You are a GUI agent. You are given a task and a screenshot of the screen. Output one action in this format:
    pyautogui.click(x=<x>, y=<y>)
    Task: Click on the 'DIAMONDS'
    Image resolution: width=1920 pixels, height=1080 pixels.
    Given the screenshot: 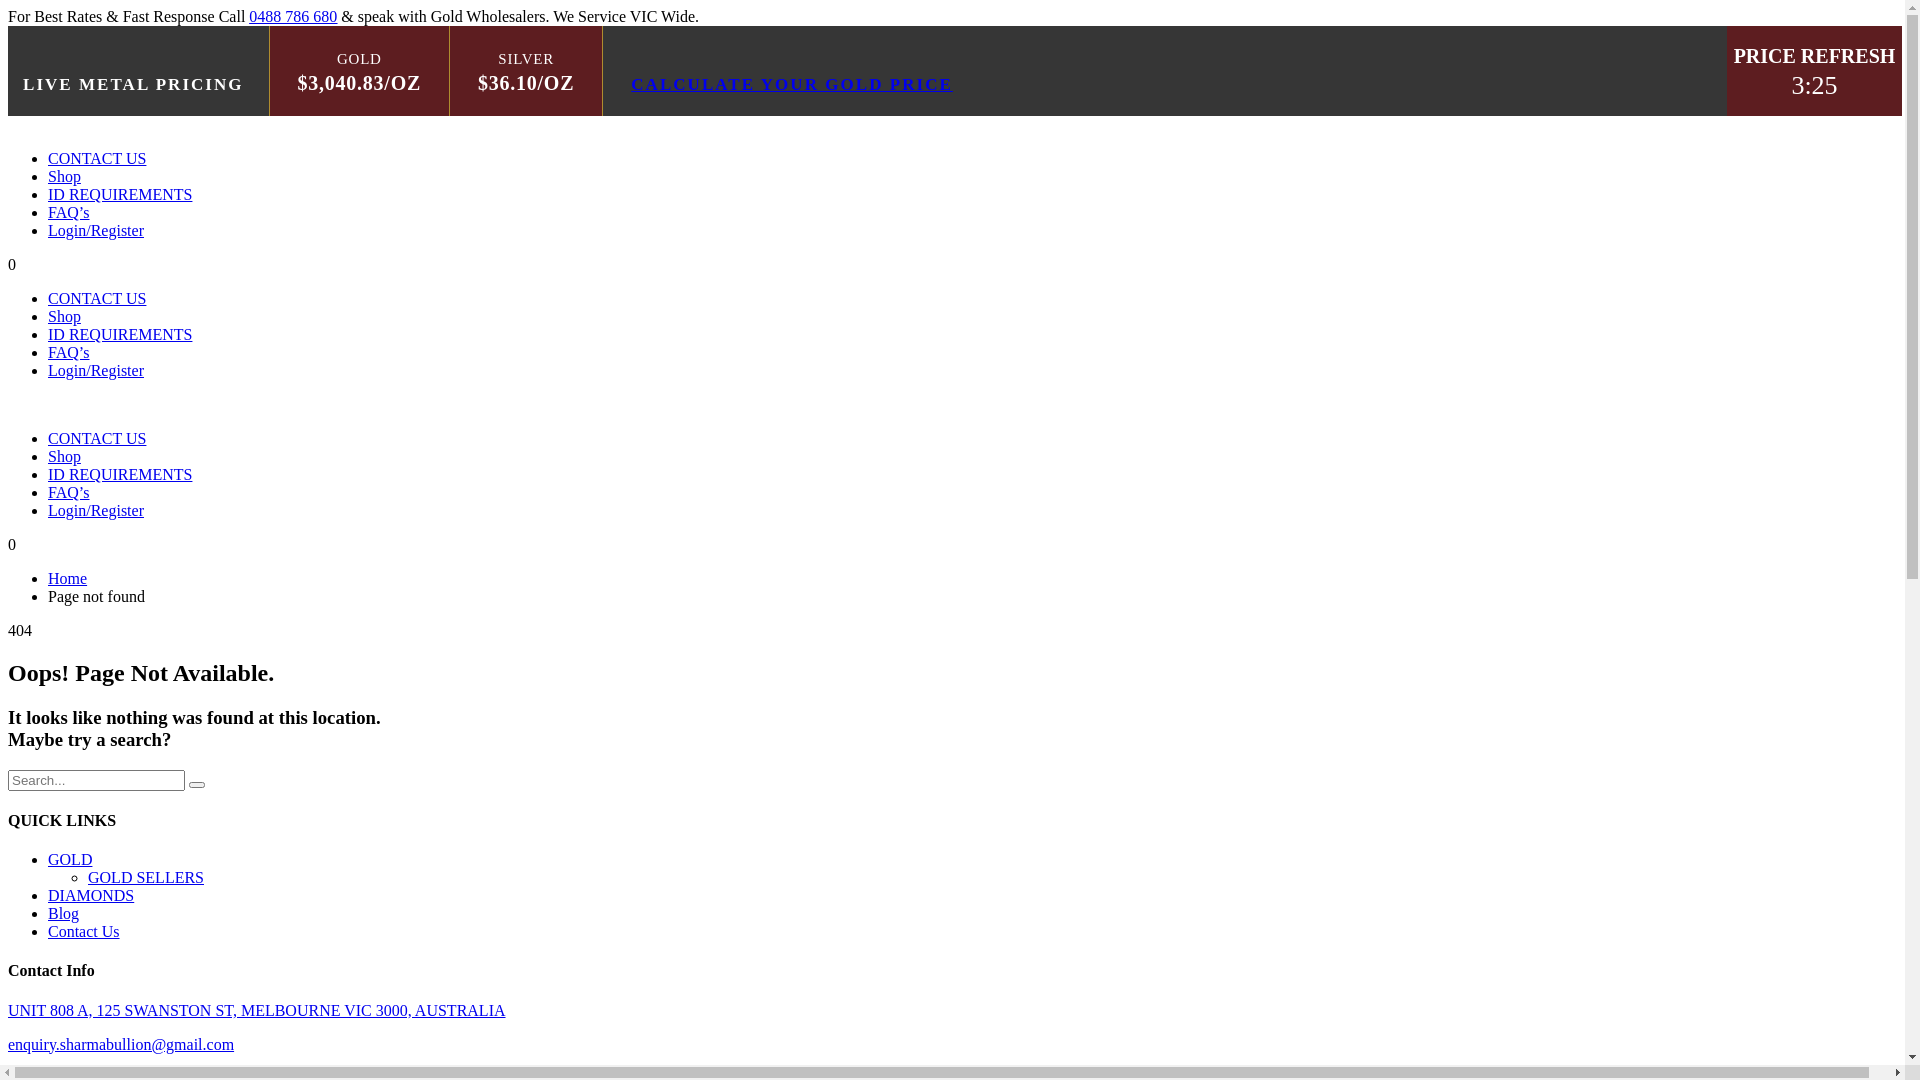 What is the action you would take?
    pyautogui.click(x=90, y=894)
    